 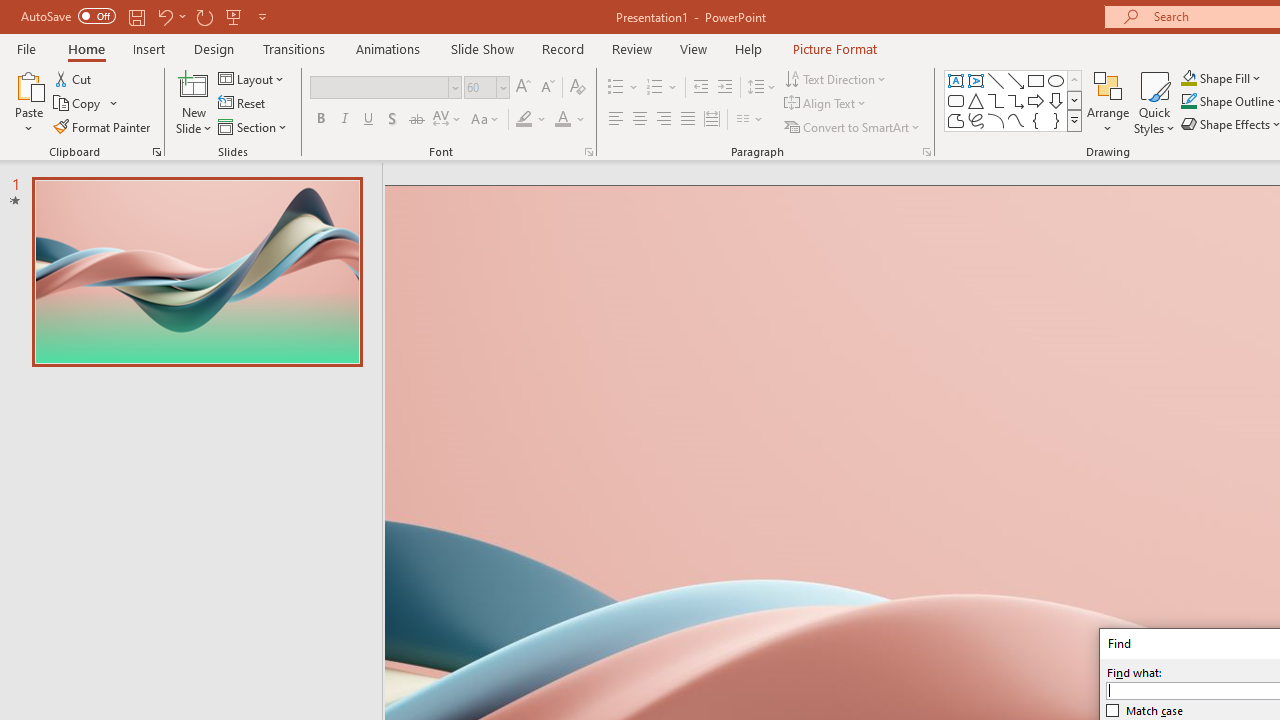 I want to click on 'Picture Format', so click(x=835, y=48).